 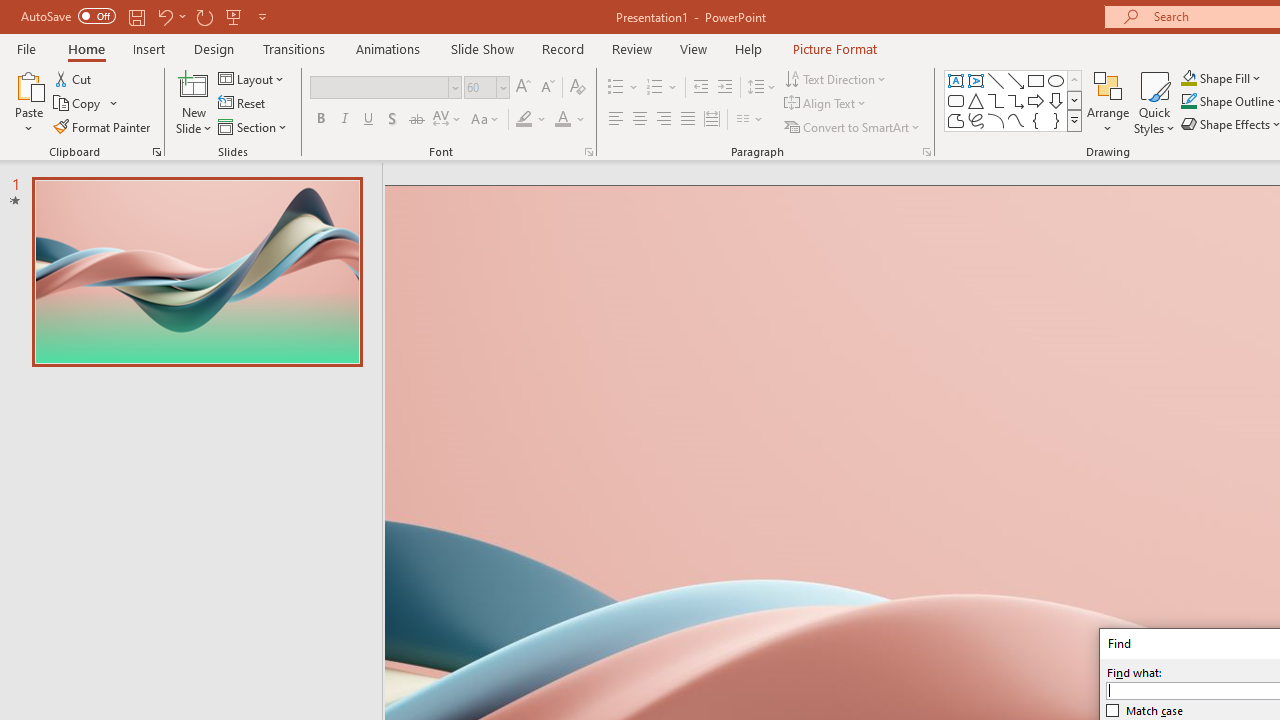 I want to click on 'Picture Format', so click(x=835, y=48).